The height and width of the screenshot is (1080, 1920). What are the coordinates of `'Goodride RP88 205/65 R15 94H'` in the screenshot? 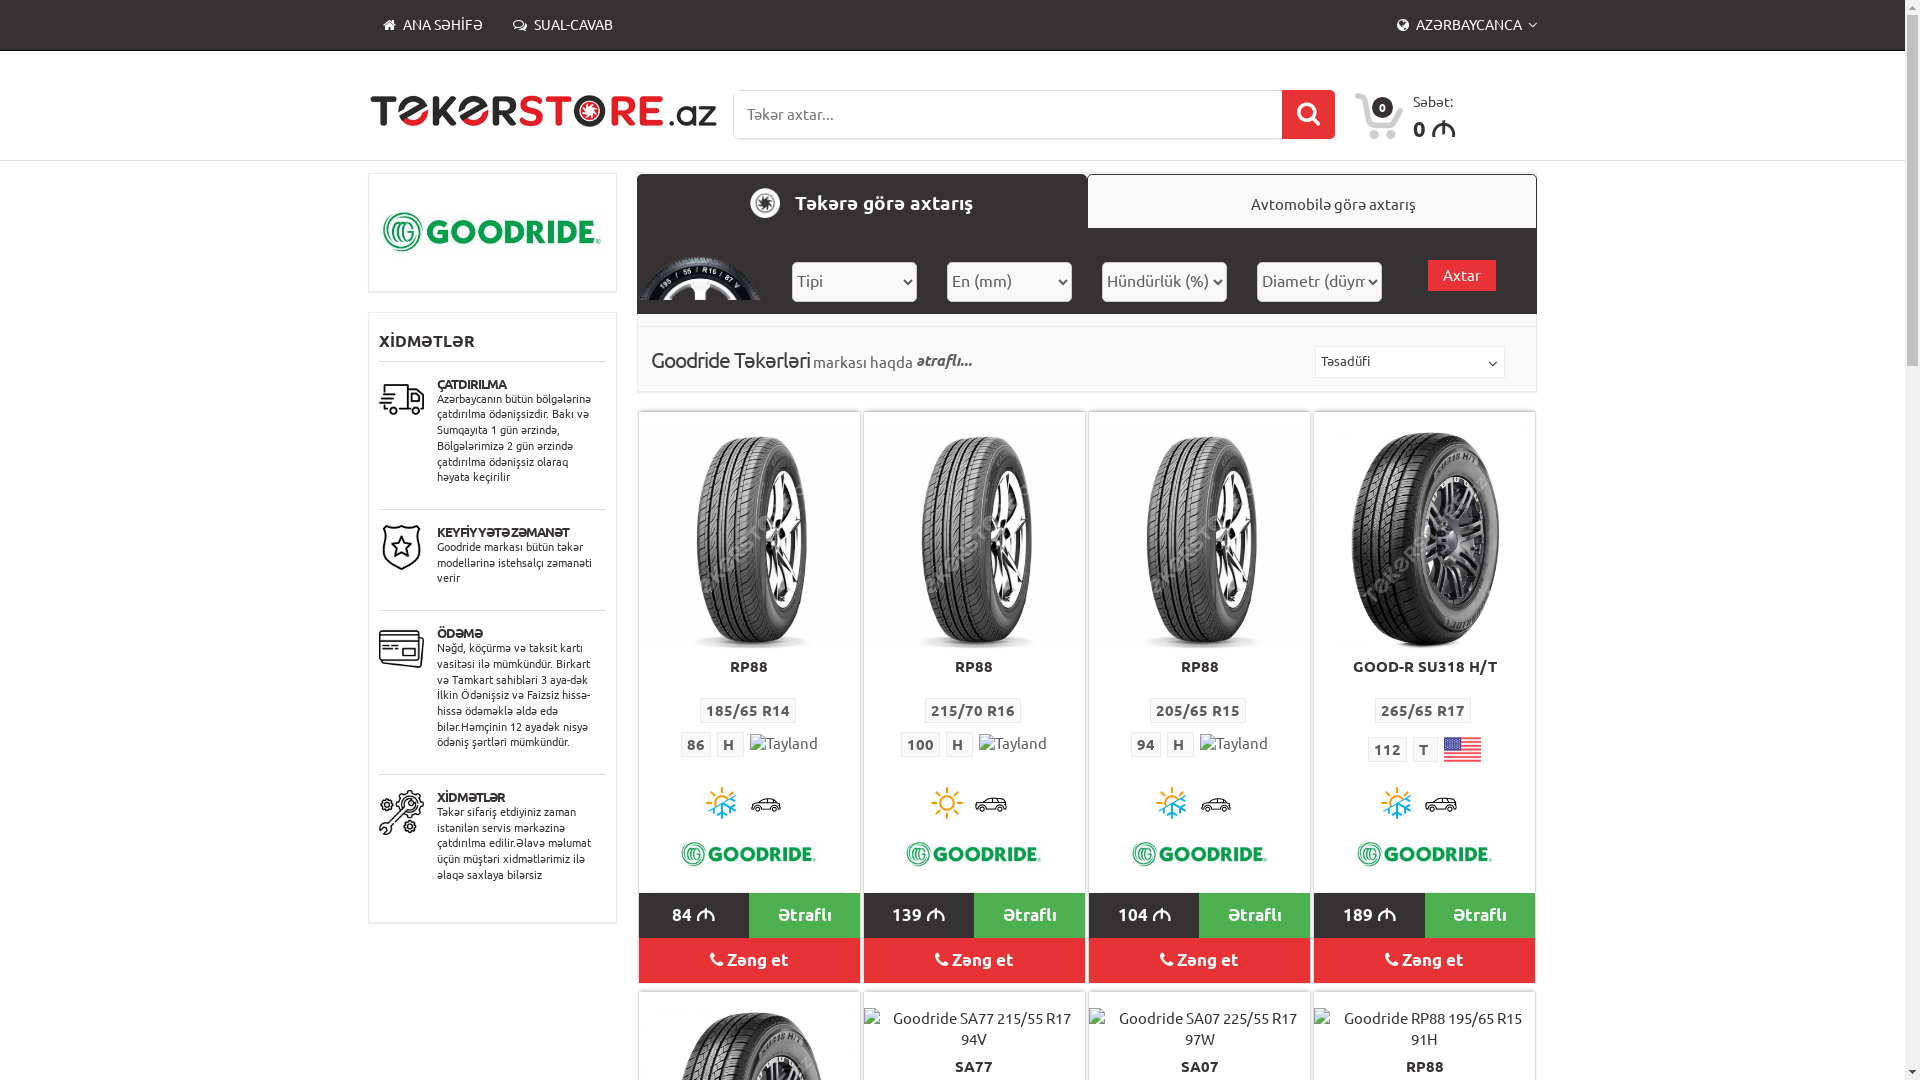 It's located at (1199, 529).